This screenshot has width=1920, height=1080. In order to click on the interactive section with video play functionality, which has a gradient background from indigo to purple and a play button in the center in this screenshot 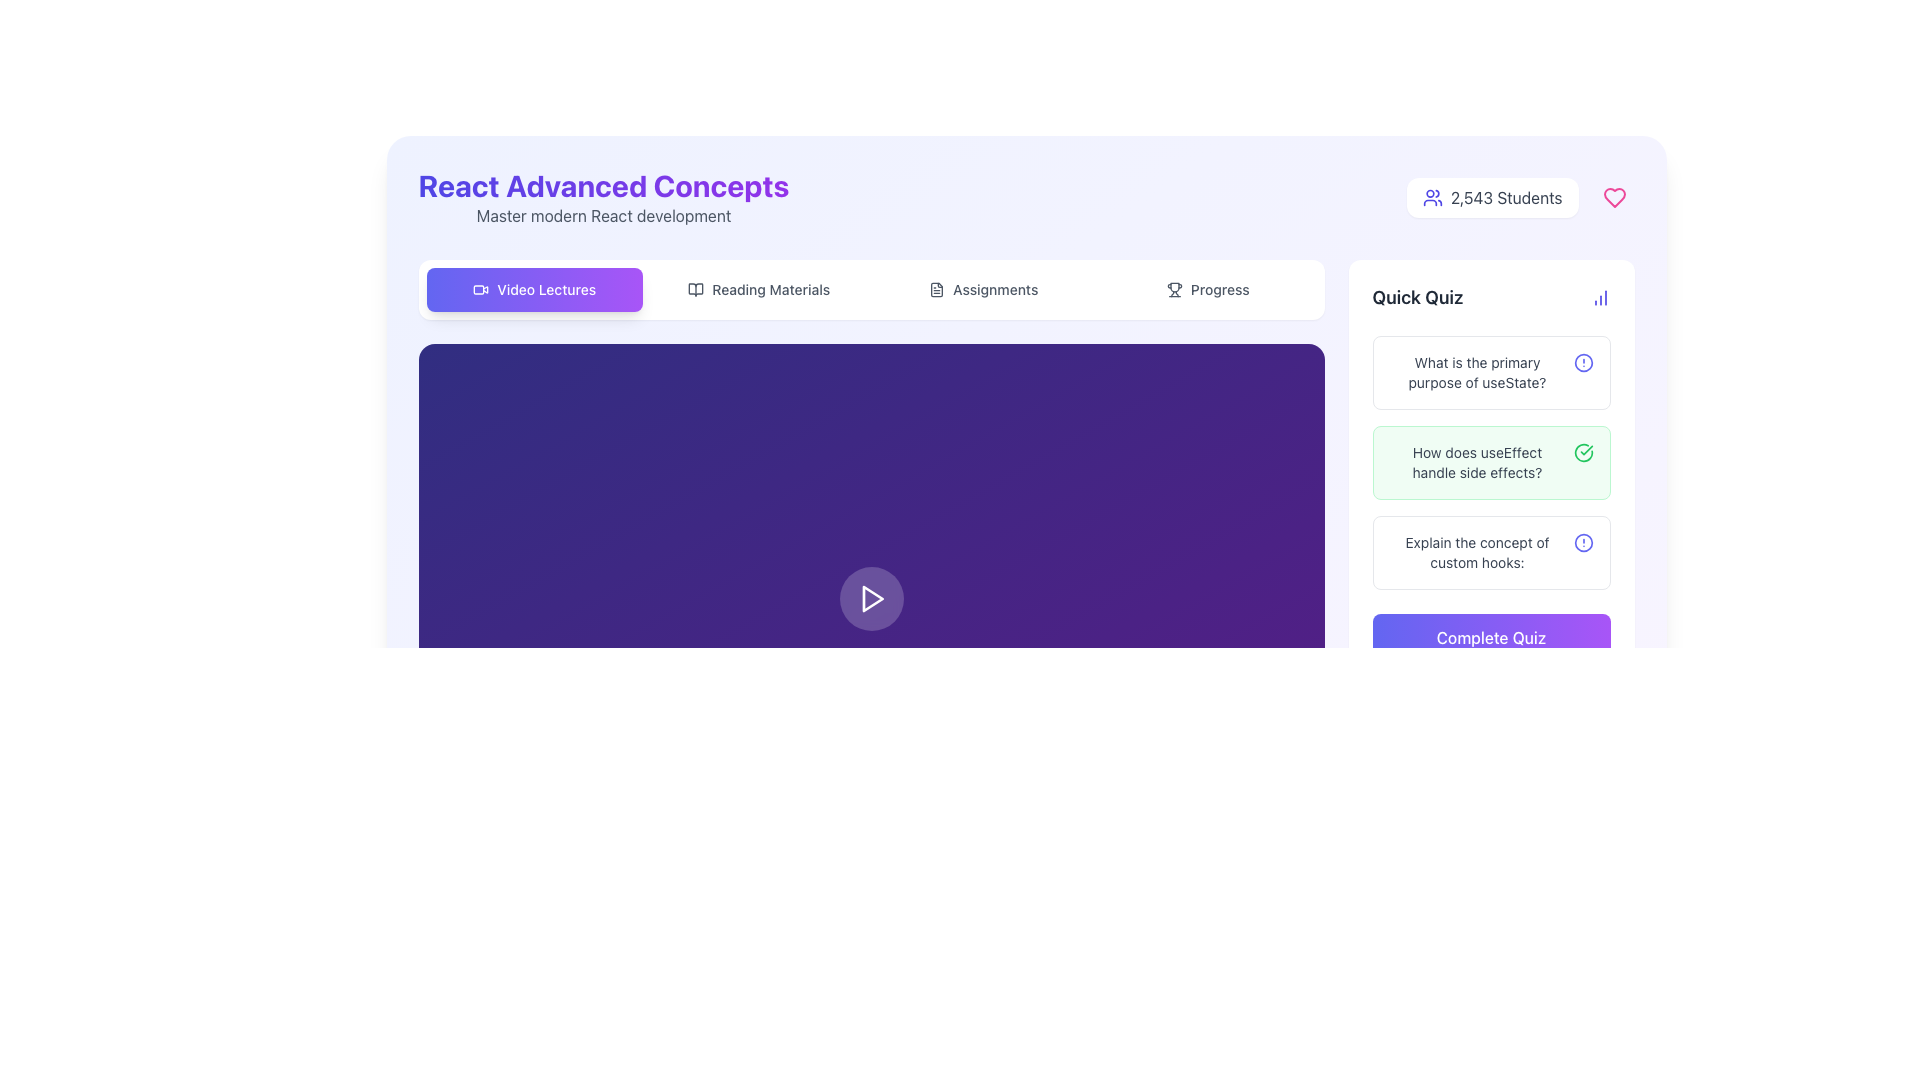, I will do `click(871, 597)`.